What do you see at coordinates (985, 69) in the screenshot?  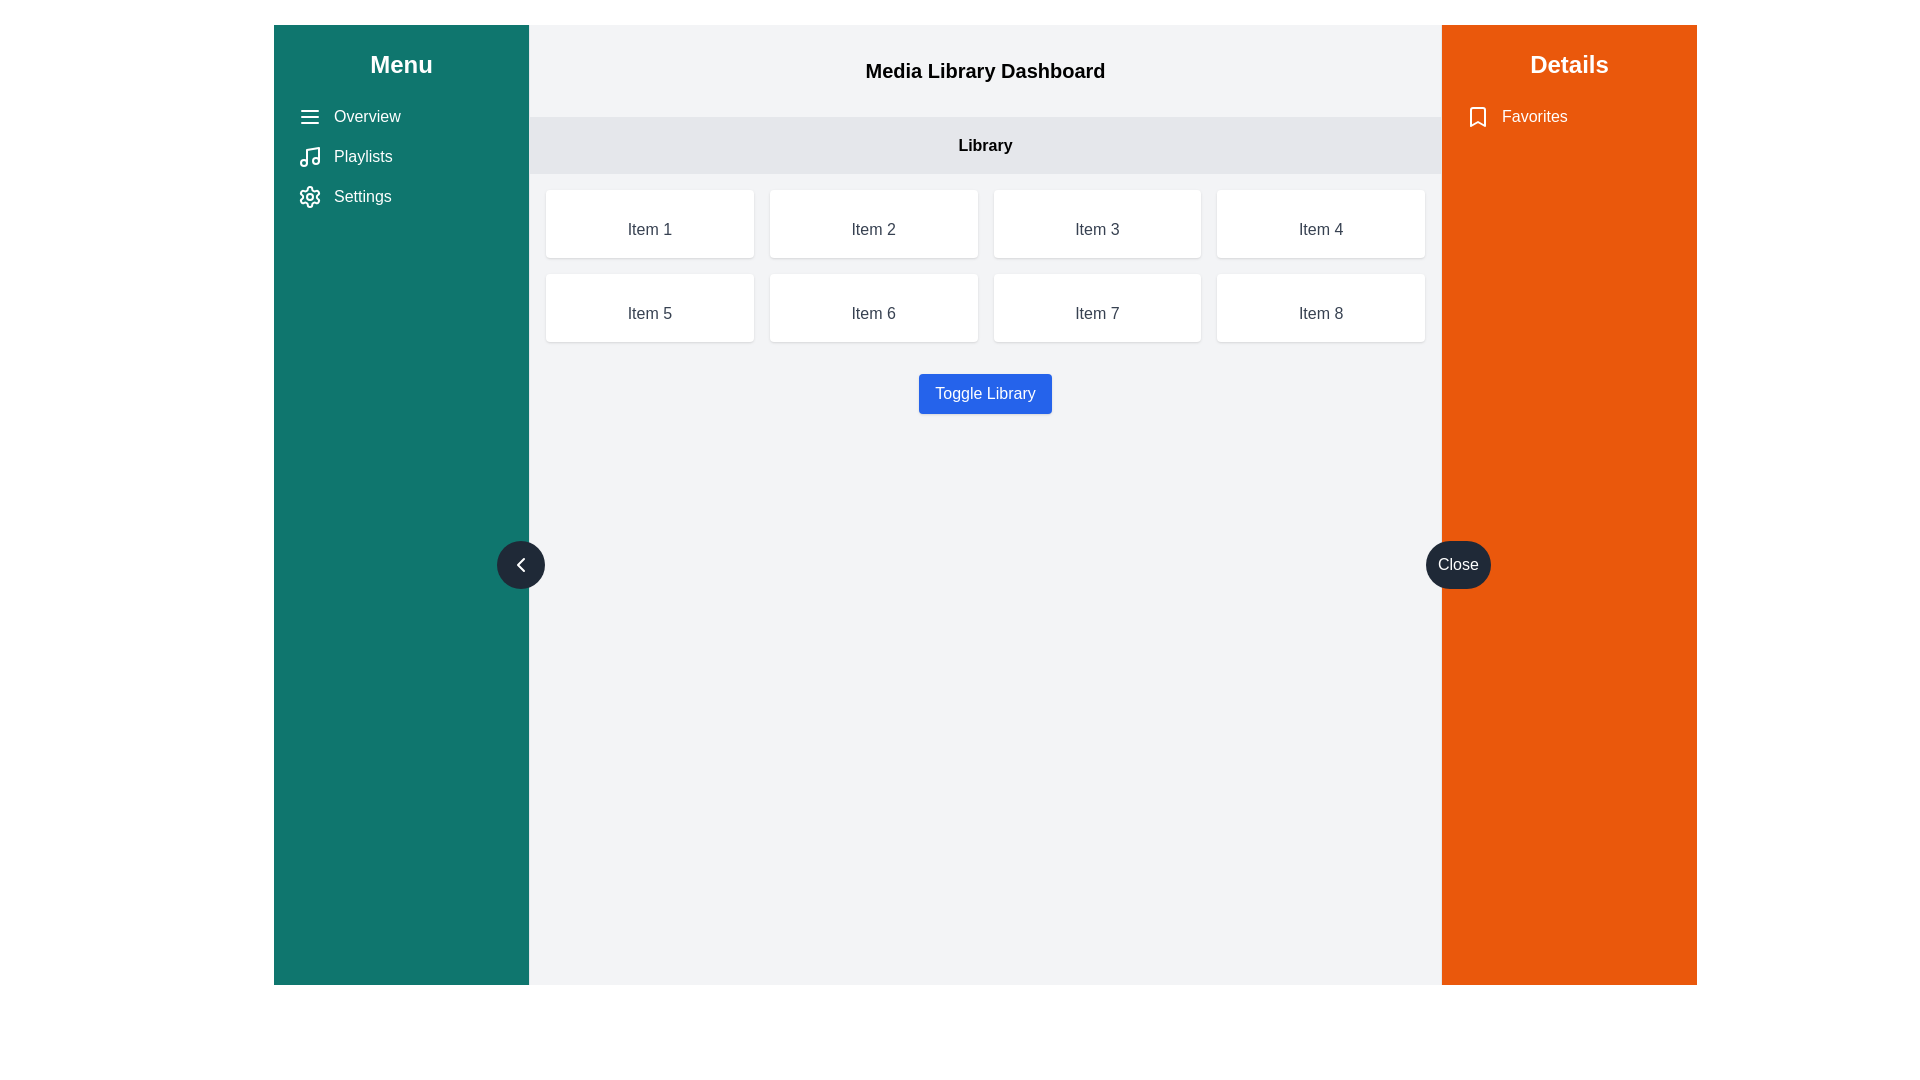 I see `the static text label that serves as a title for the Media Library Dashboard, located at the top-center of the interface beneath the header section` at bounding box center [985, 69].